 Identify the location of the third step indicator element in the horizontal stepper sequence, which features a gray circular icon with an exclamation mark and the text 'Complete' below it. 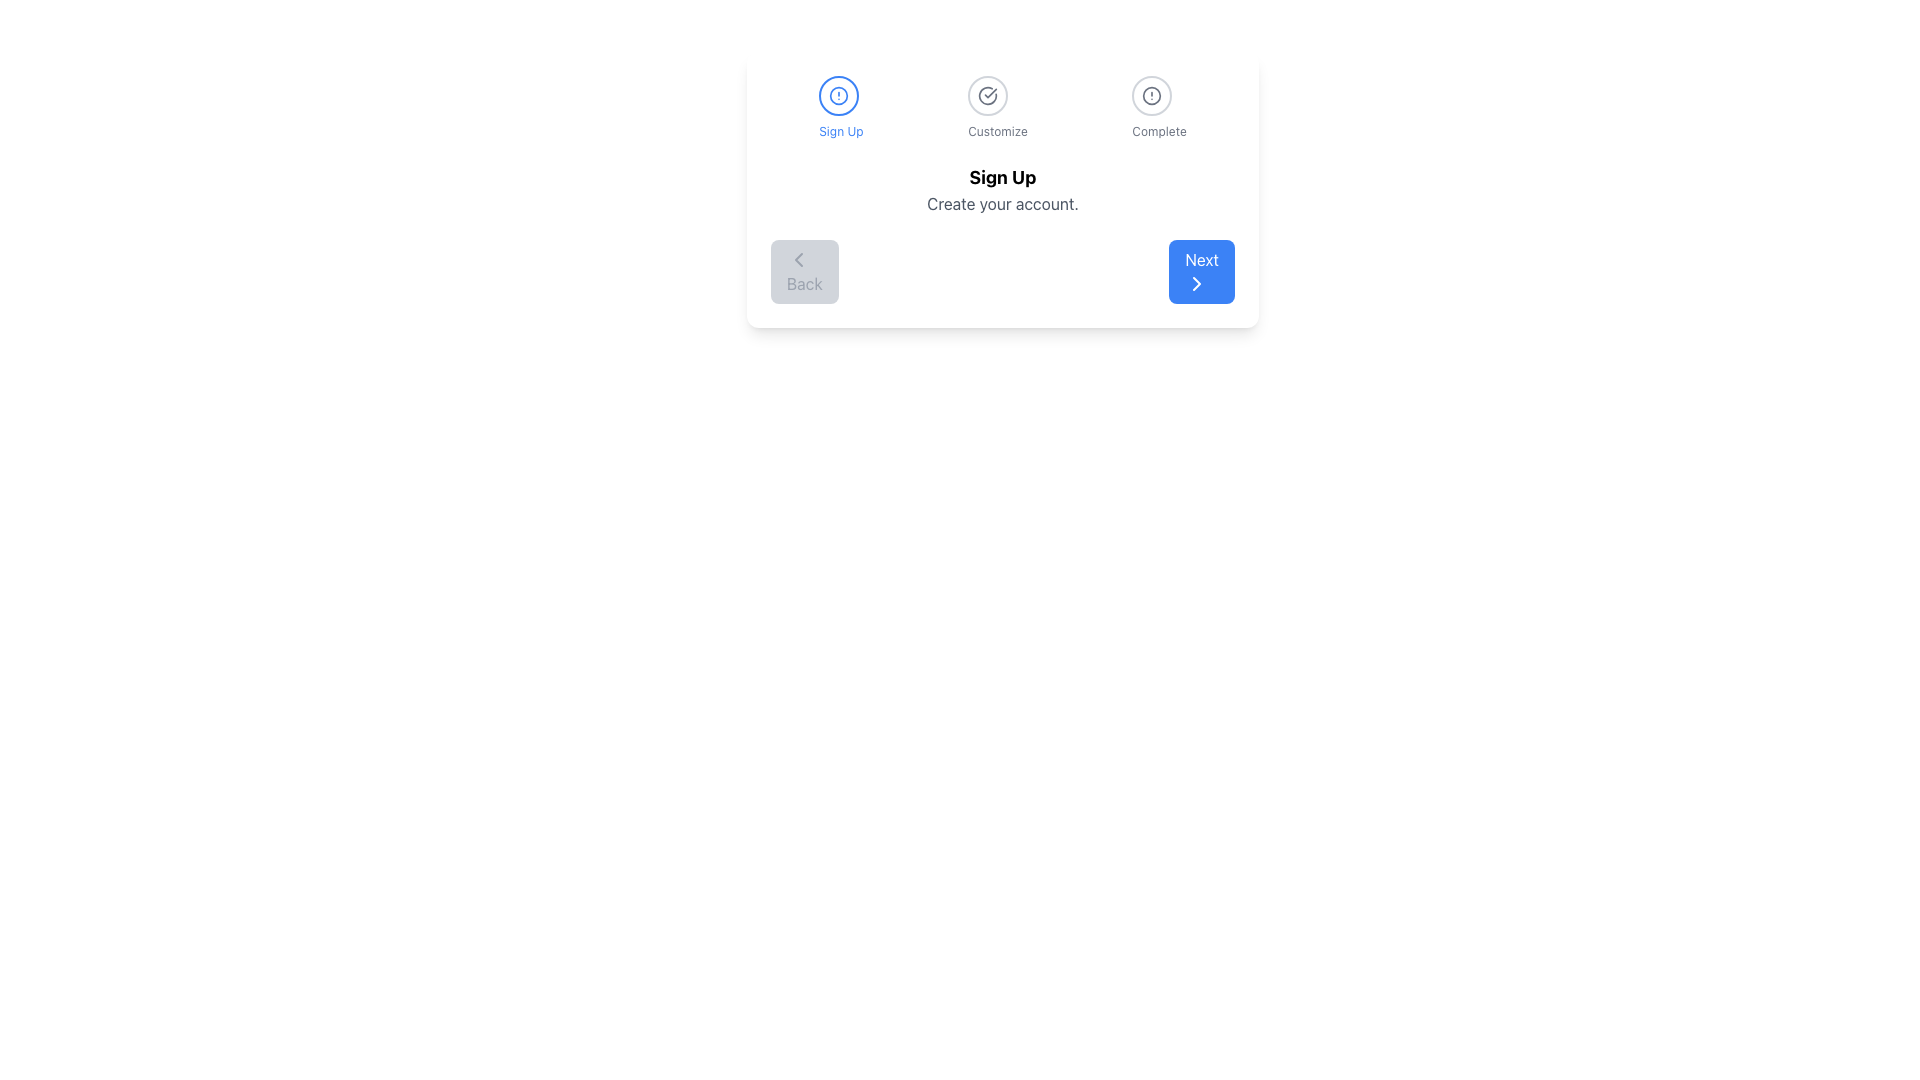
(1159, 108).